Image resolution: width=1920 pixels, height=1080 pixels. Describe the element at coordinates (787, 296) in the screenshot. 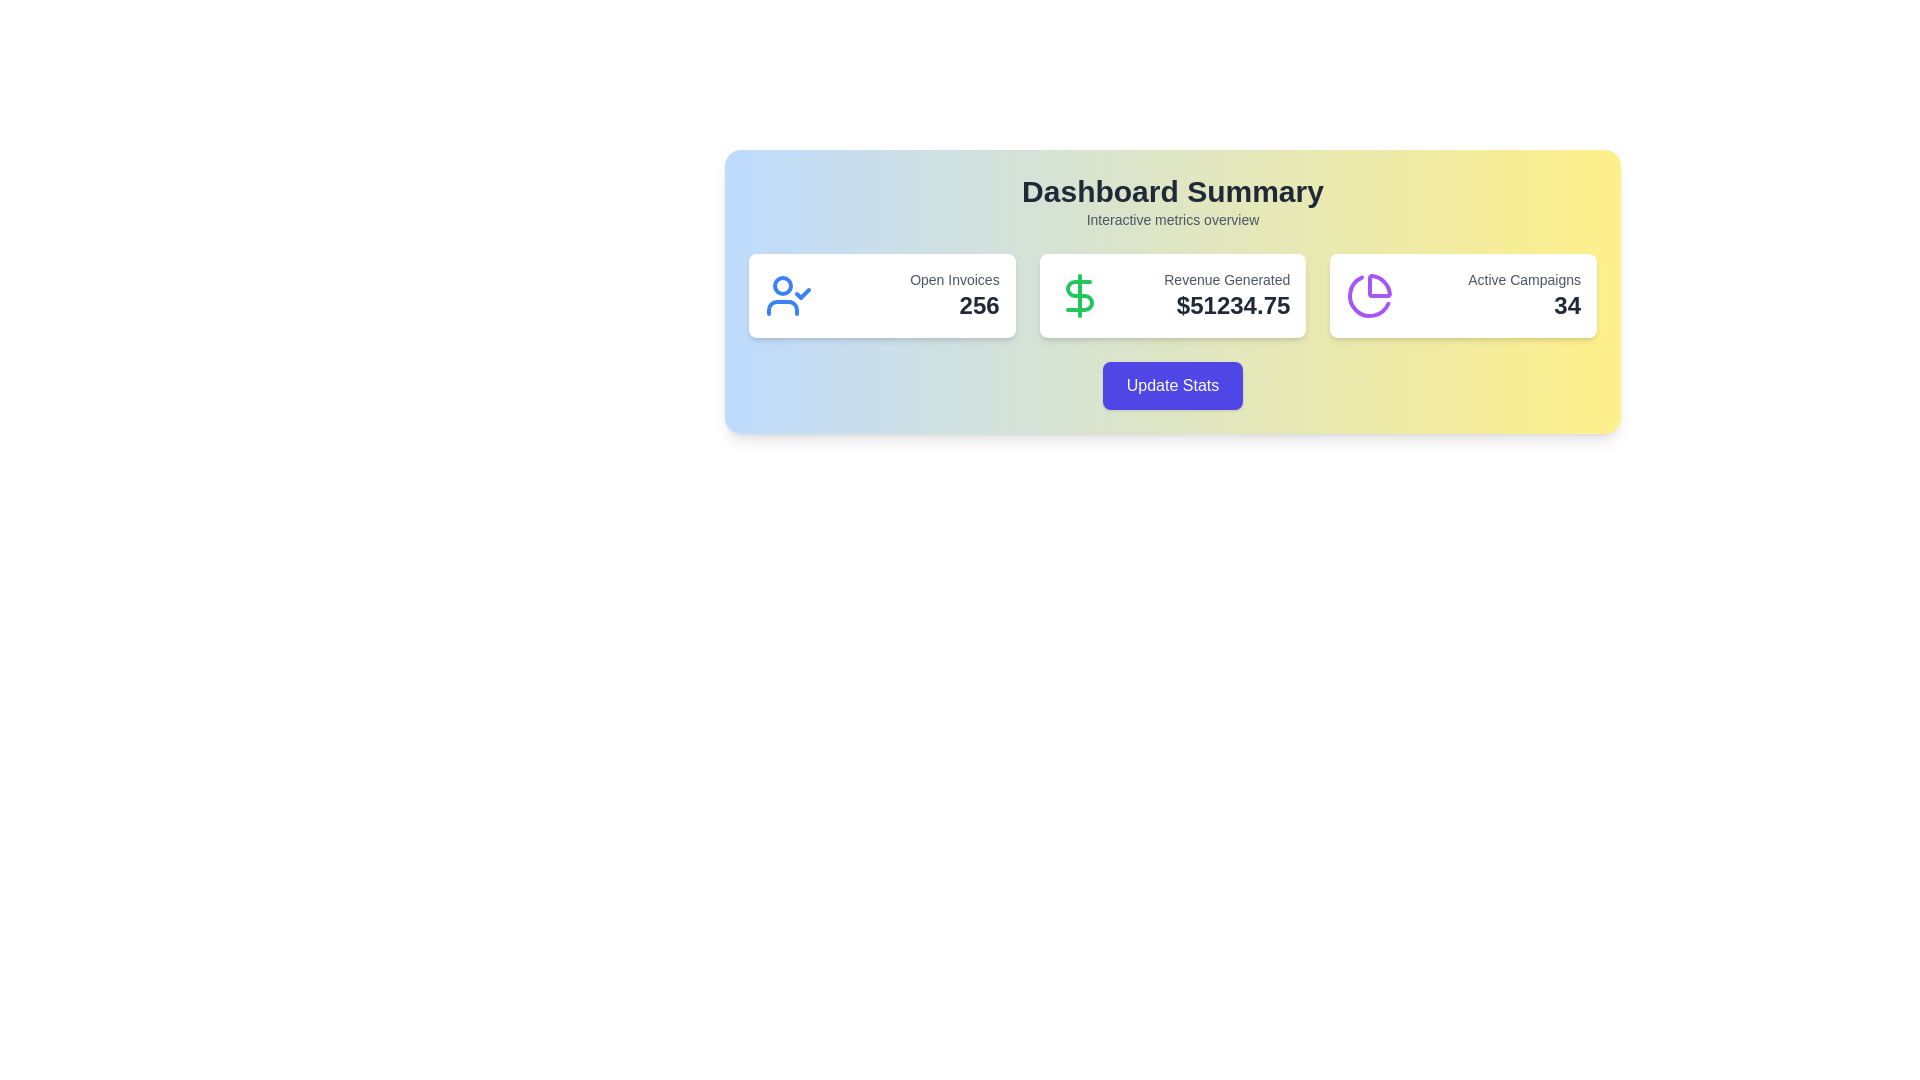

I see `'Open Invoices' icon located in the leftmost card of the dashboard summary section, which is to the left of the text 'Open Invoices' and the number '256'` at that location.